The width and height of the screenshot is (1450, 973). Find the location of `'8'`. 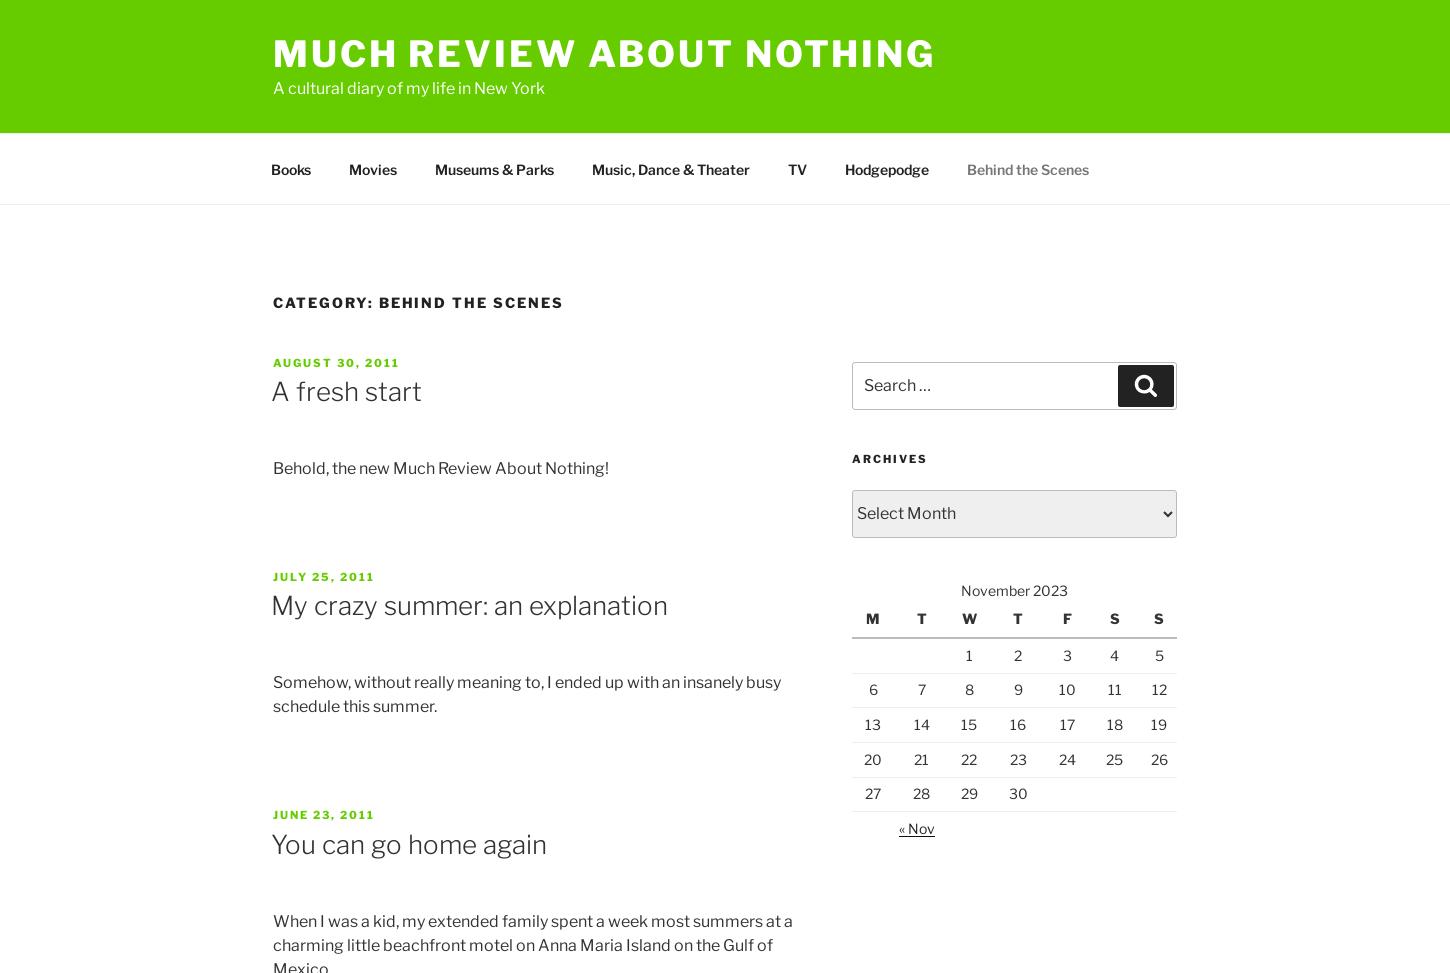

'8' is located at coordinates (968, 688).